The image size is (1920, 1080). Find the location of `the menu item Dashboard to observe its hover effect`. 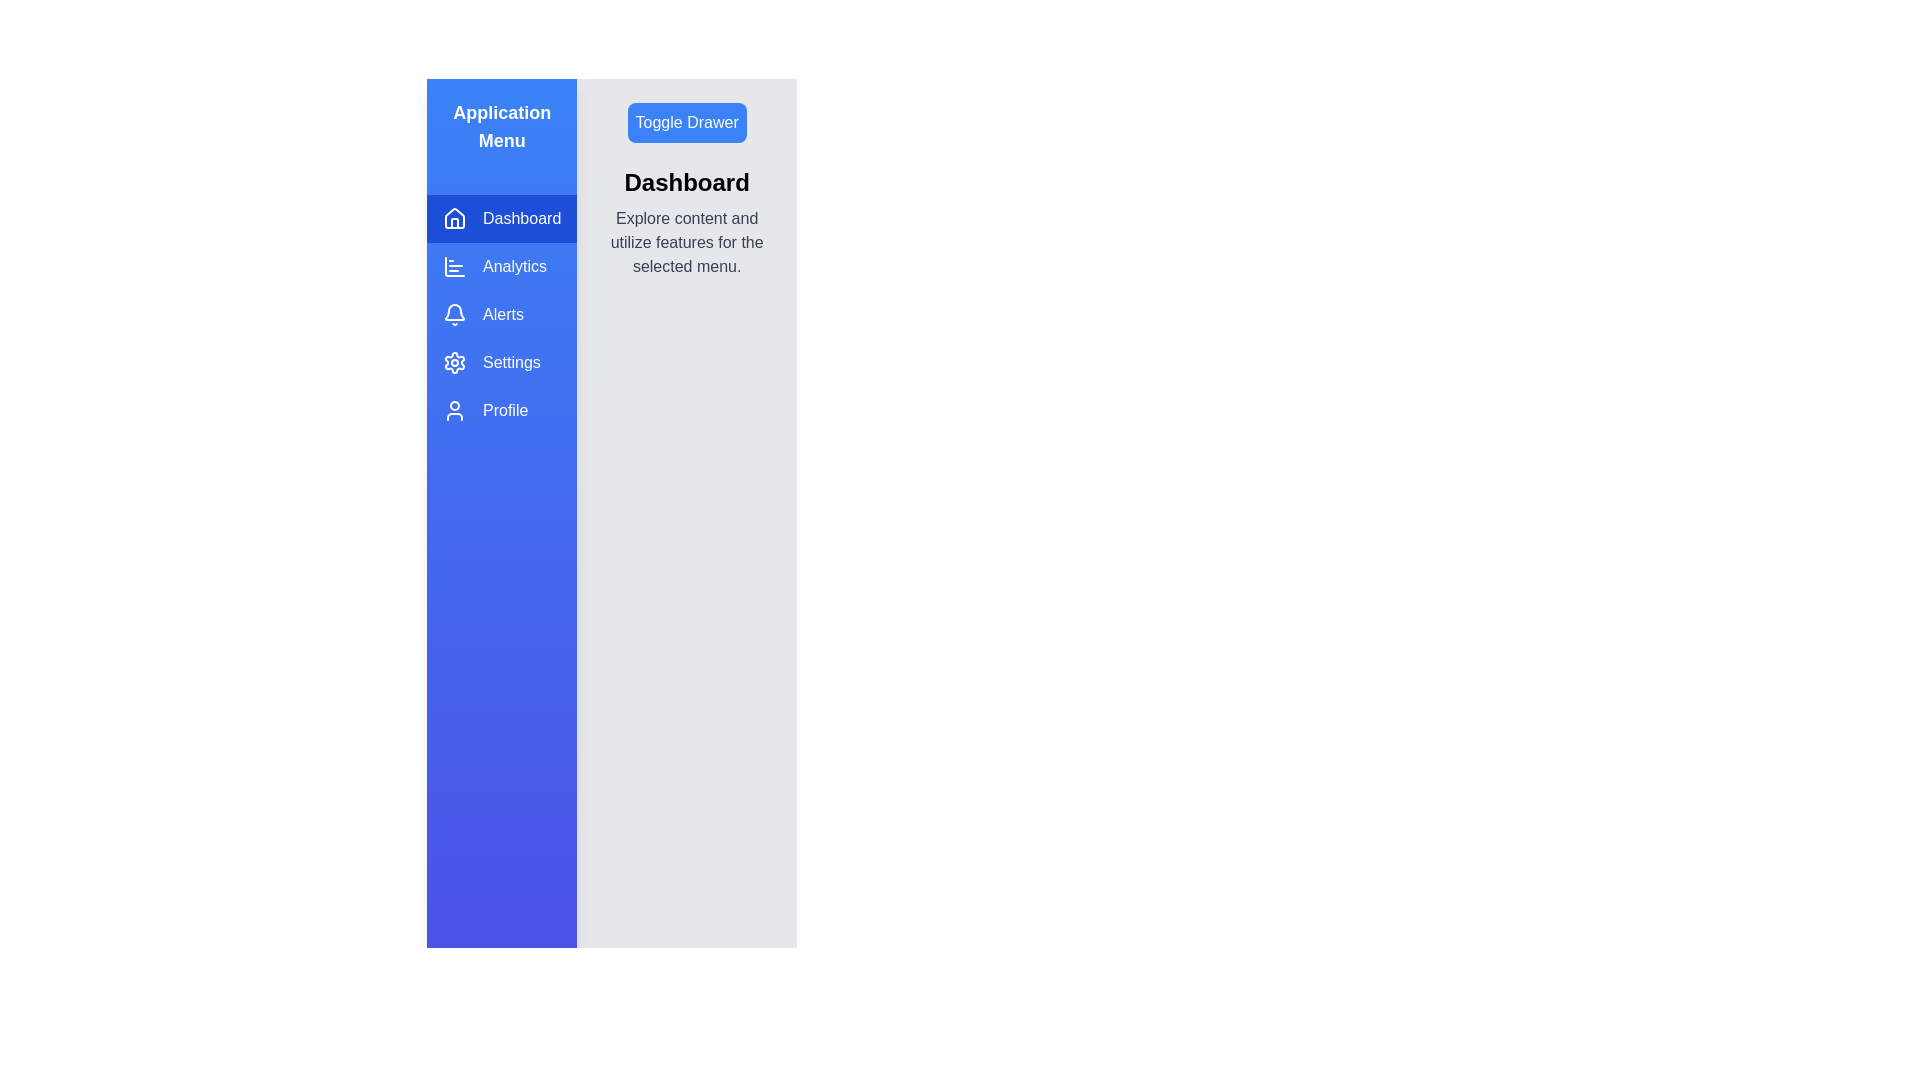

the menu item Dashboard to observe its hover effect is located at coordinates (502, 219).